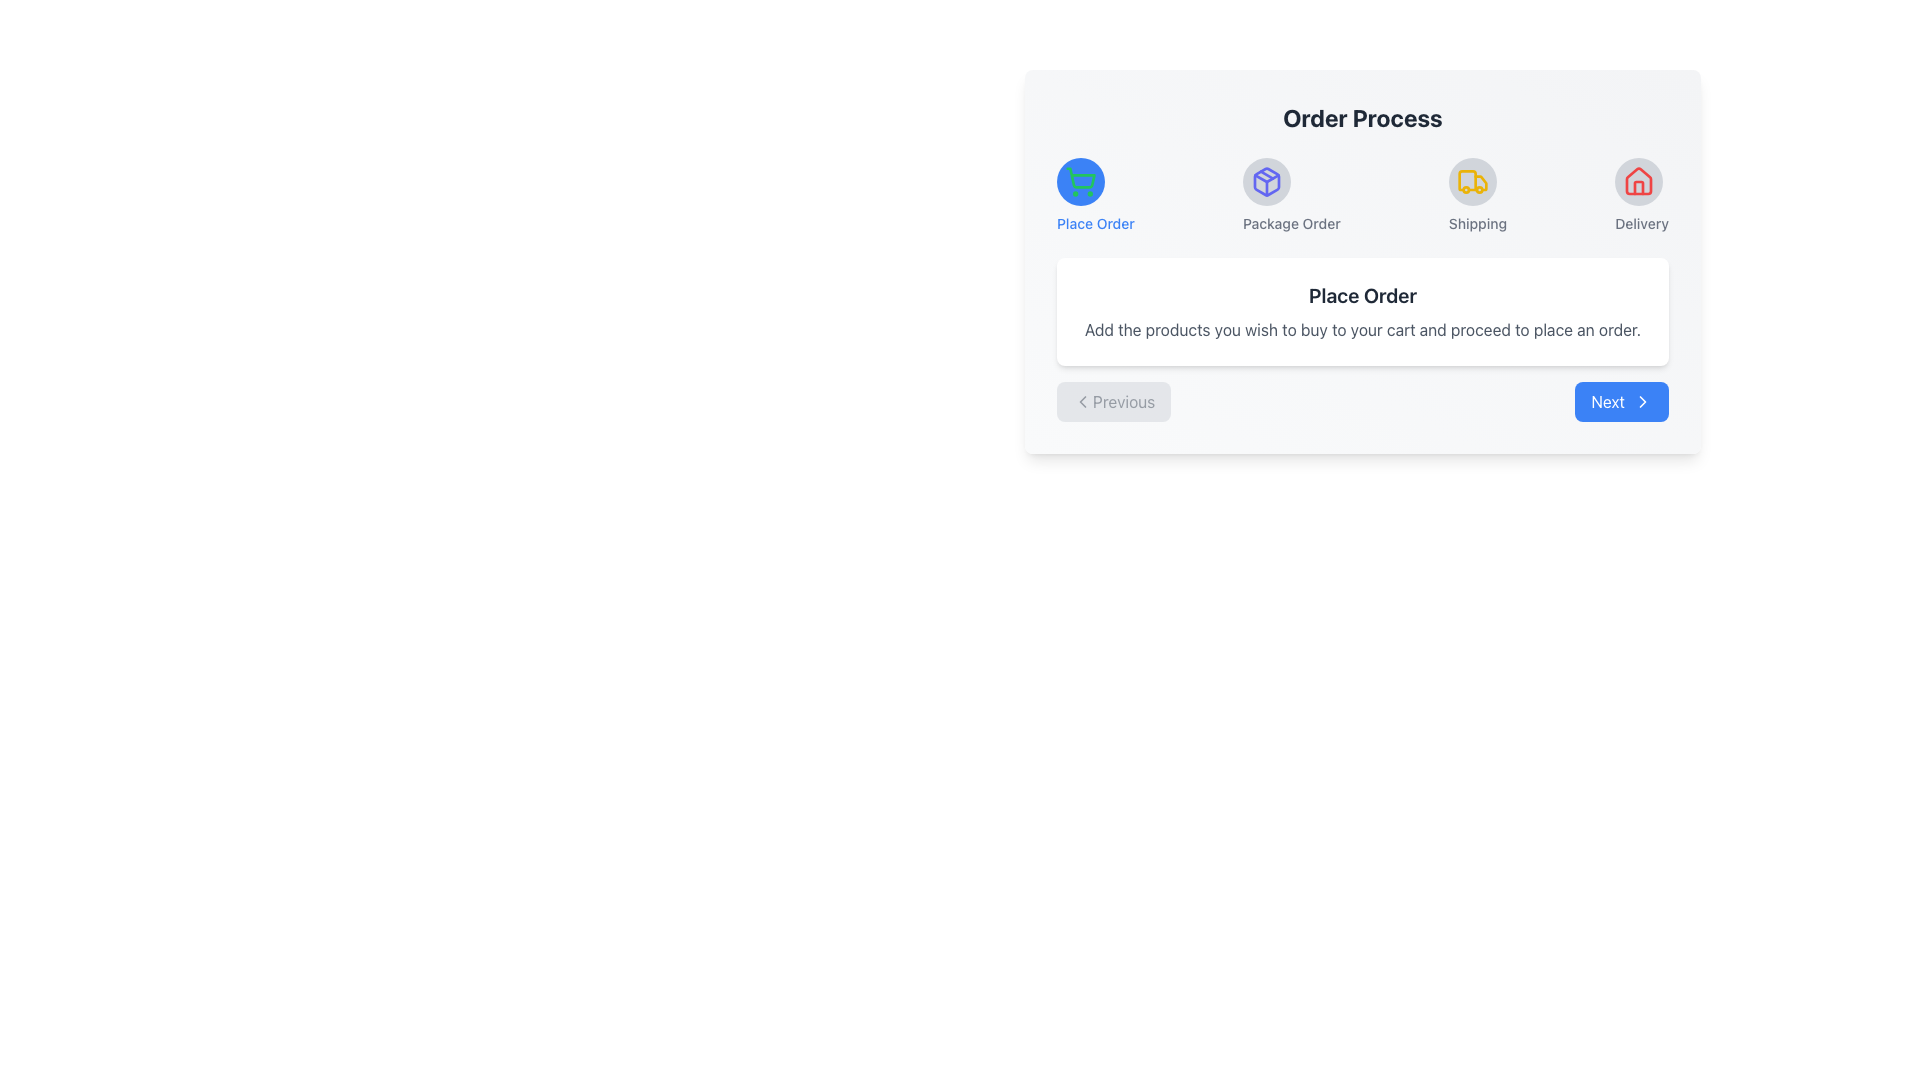 The image size is (1920, 1080). What do you see at coordinates (1639, 188) in the screenshot?
I see `the vertical rectangle outline of the house's door in the 'Delivery' icon within the 'Order Process' section` at bounding box center [1639, 188].